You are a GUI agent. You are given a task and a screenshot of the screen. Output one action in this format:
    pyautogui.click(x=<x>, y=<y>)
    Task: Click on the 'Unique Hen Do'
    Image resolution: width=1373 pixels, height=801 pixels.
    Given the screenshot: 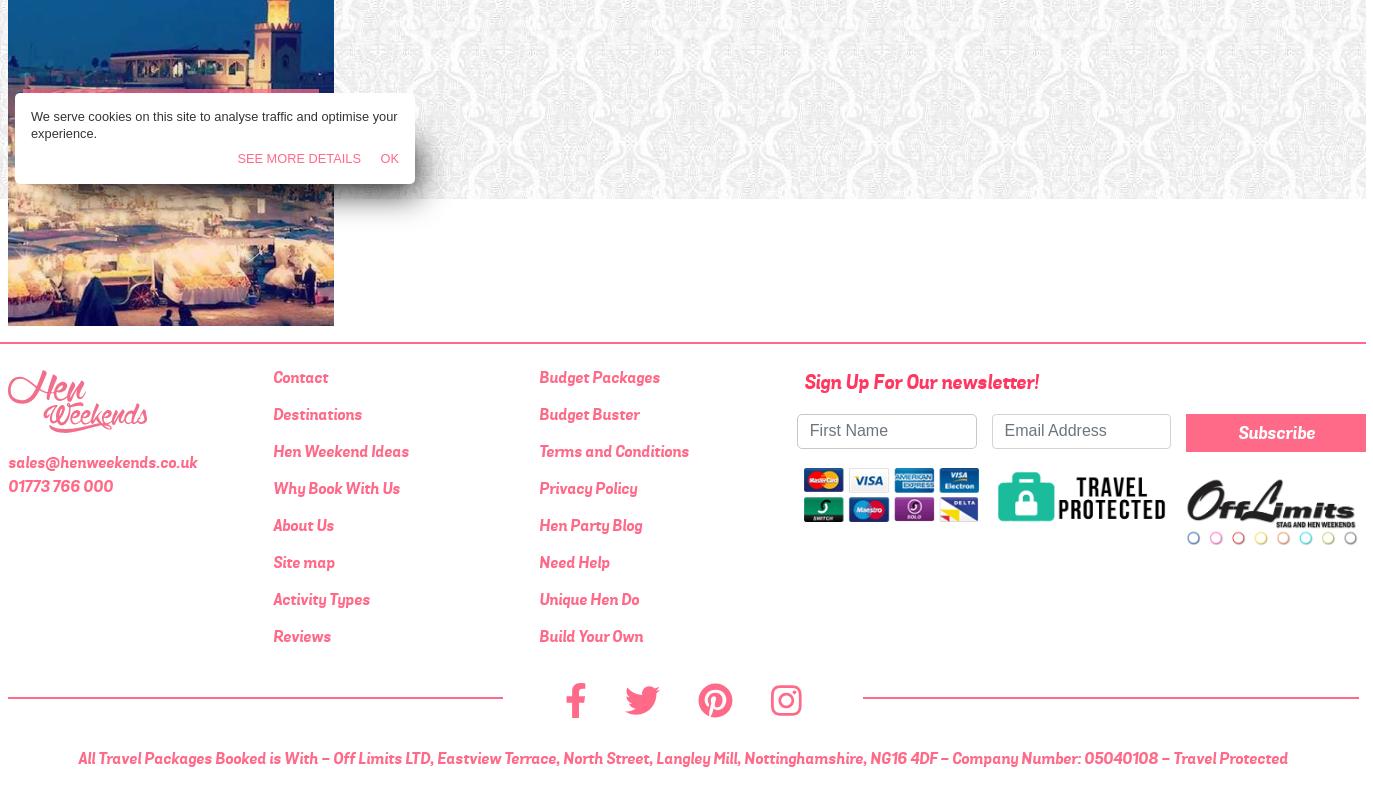 What is the action you would take?
    pyautogui.click(x=587, y=598)
    